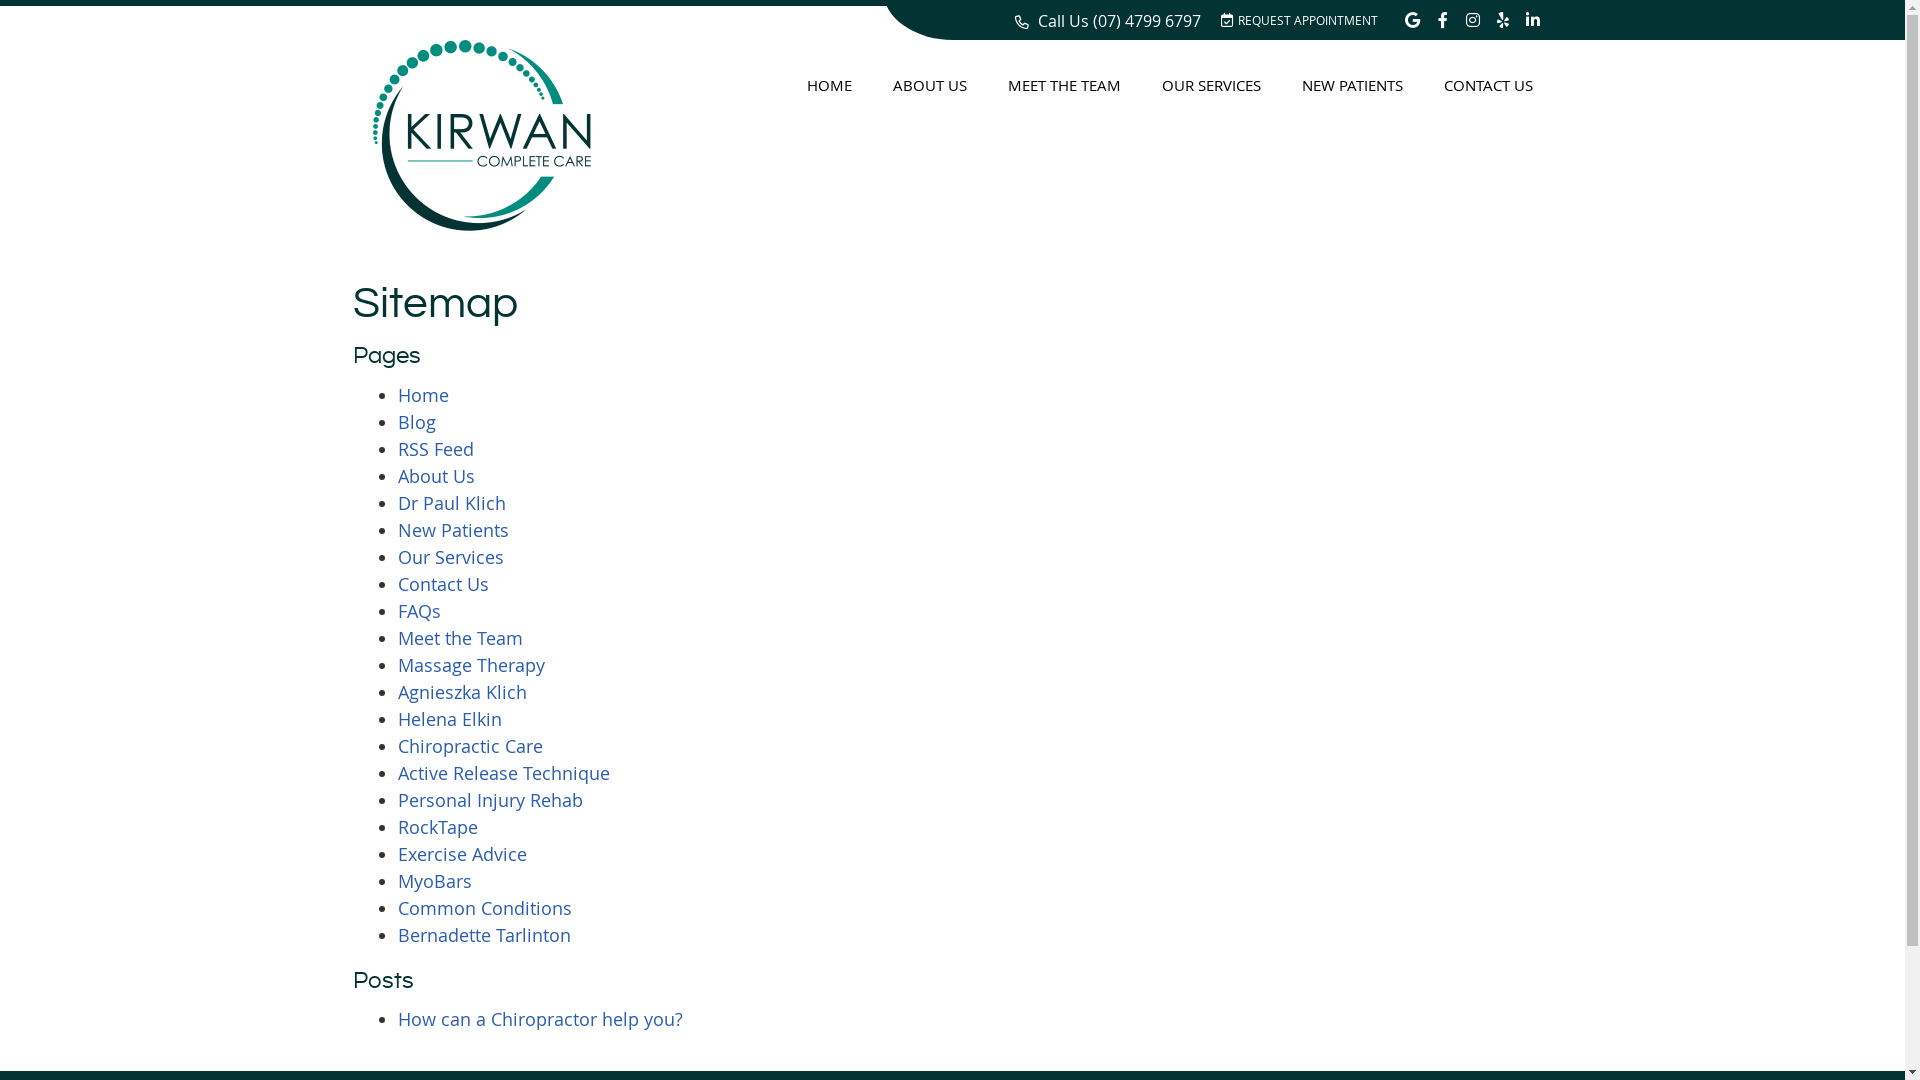 The width and height of the screenshot is (1920, 1080). What do you see at coordinates (434, 879) in the screenshot?
I see `'MyoBars'` at bounding box center [434, 879].